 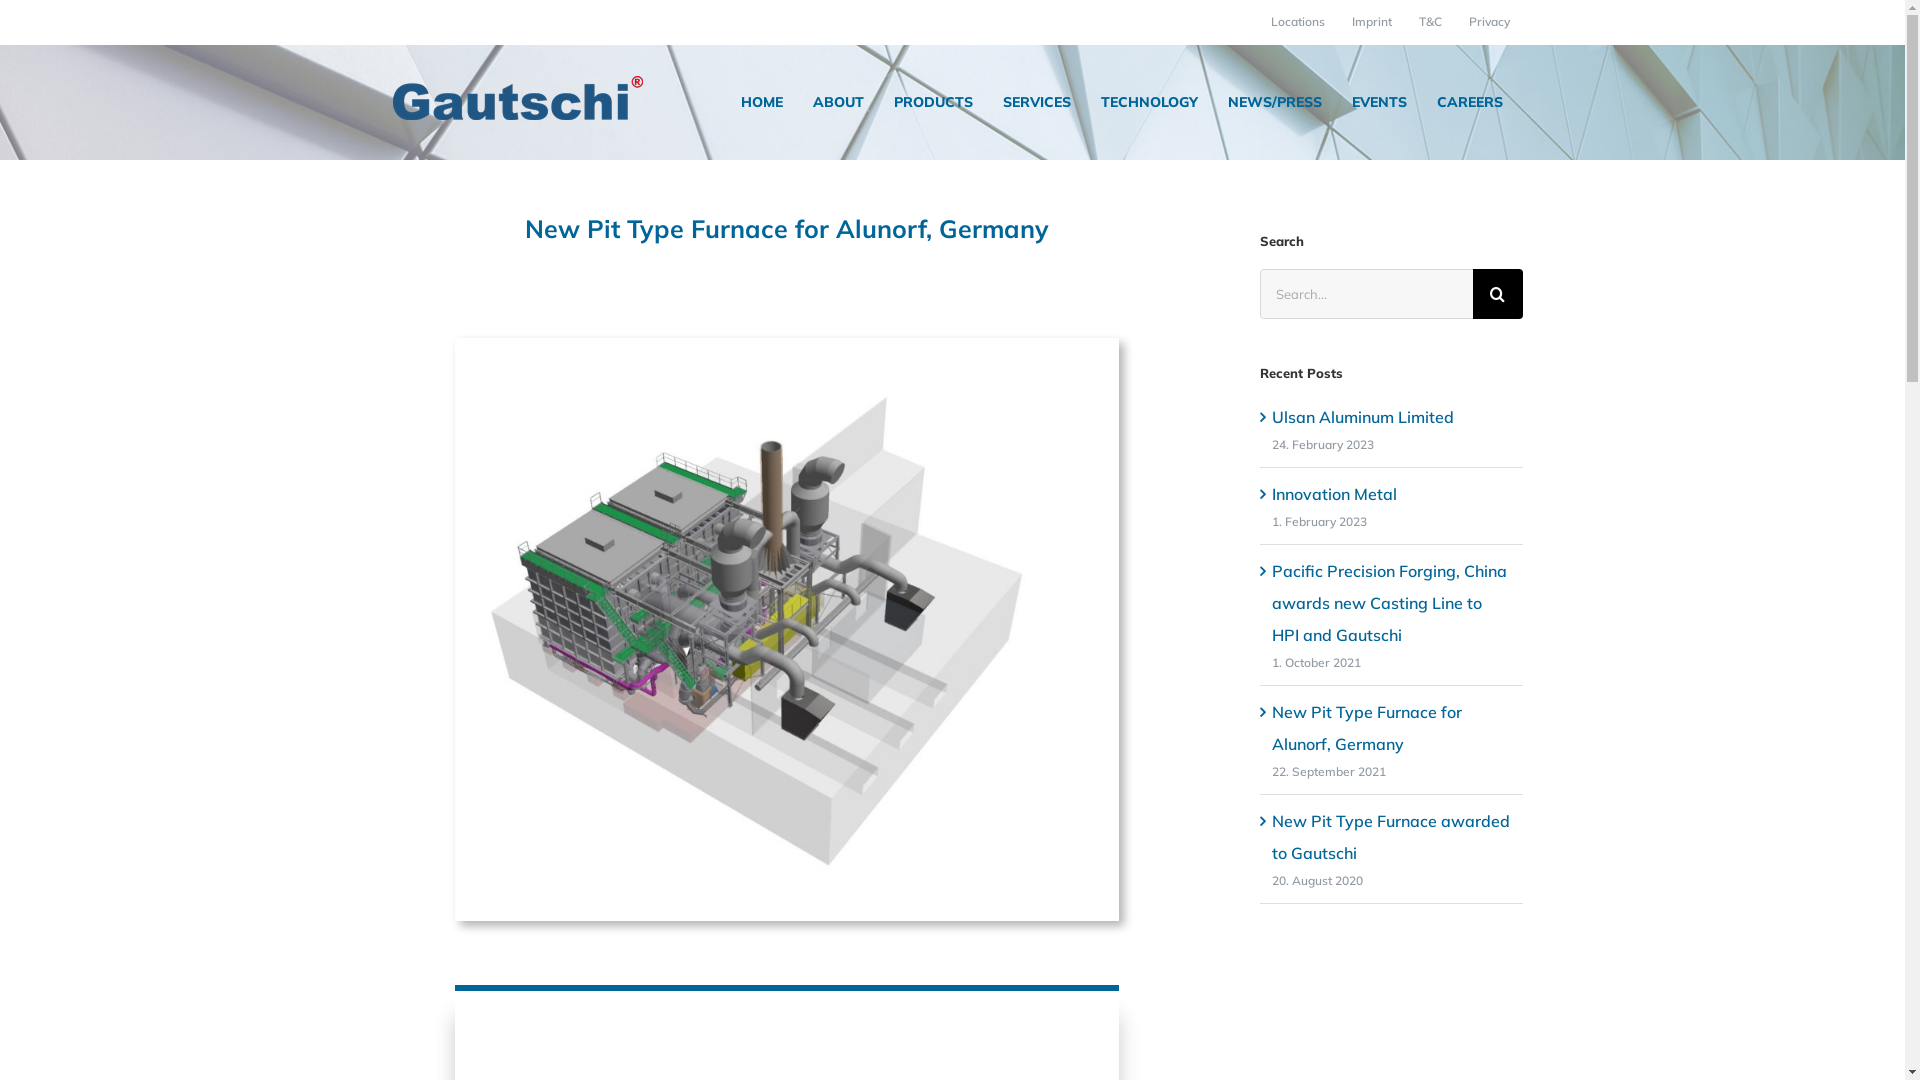 What do you see at coordinates (1297, 22) in the screenshot?
I see `'Locations'` at bounding box center [1297, 22].